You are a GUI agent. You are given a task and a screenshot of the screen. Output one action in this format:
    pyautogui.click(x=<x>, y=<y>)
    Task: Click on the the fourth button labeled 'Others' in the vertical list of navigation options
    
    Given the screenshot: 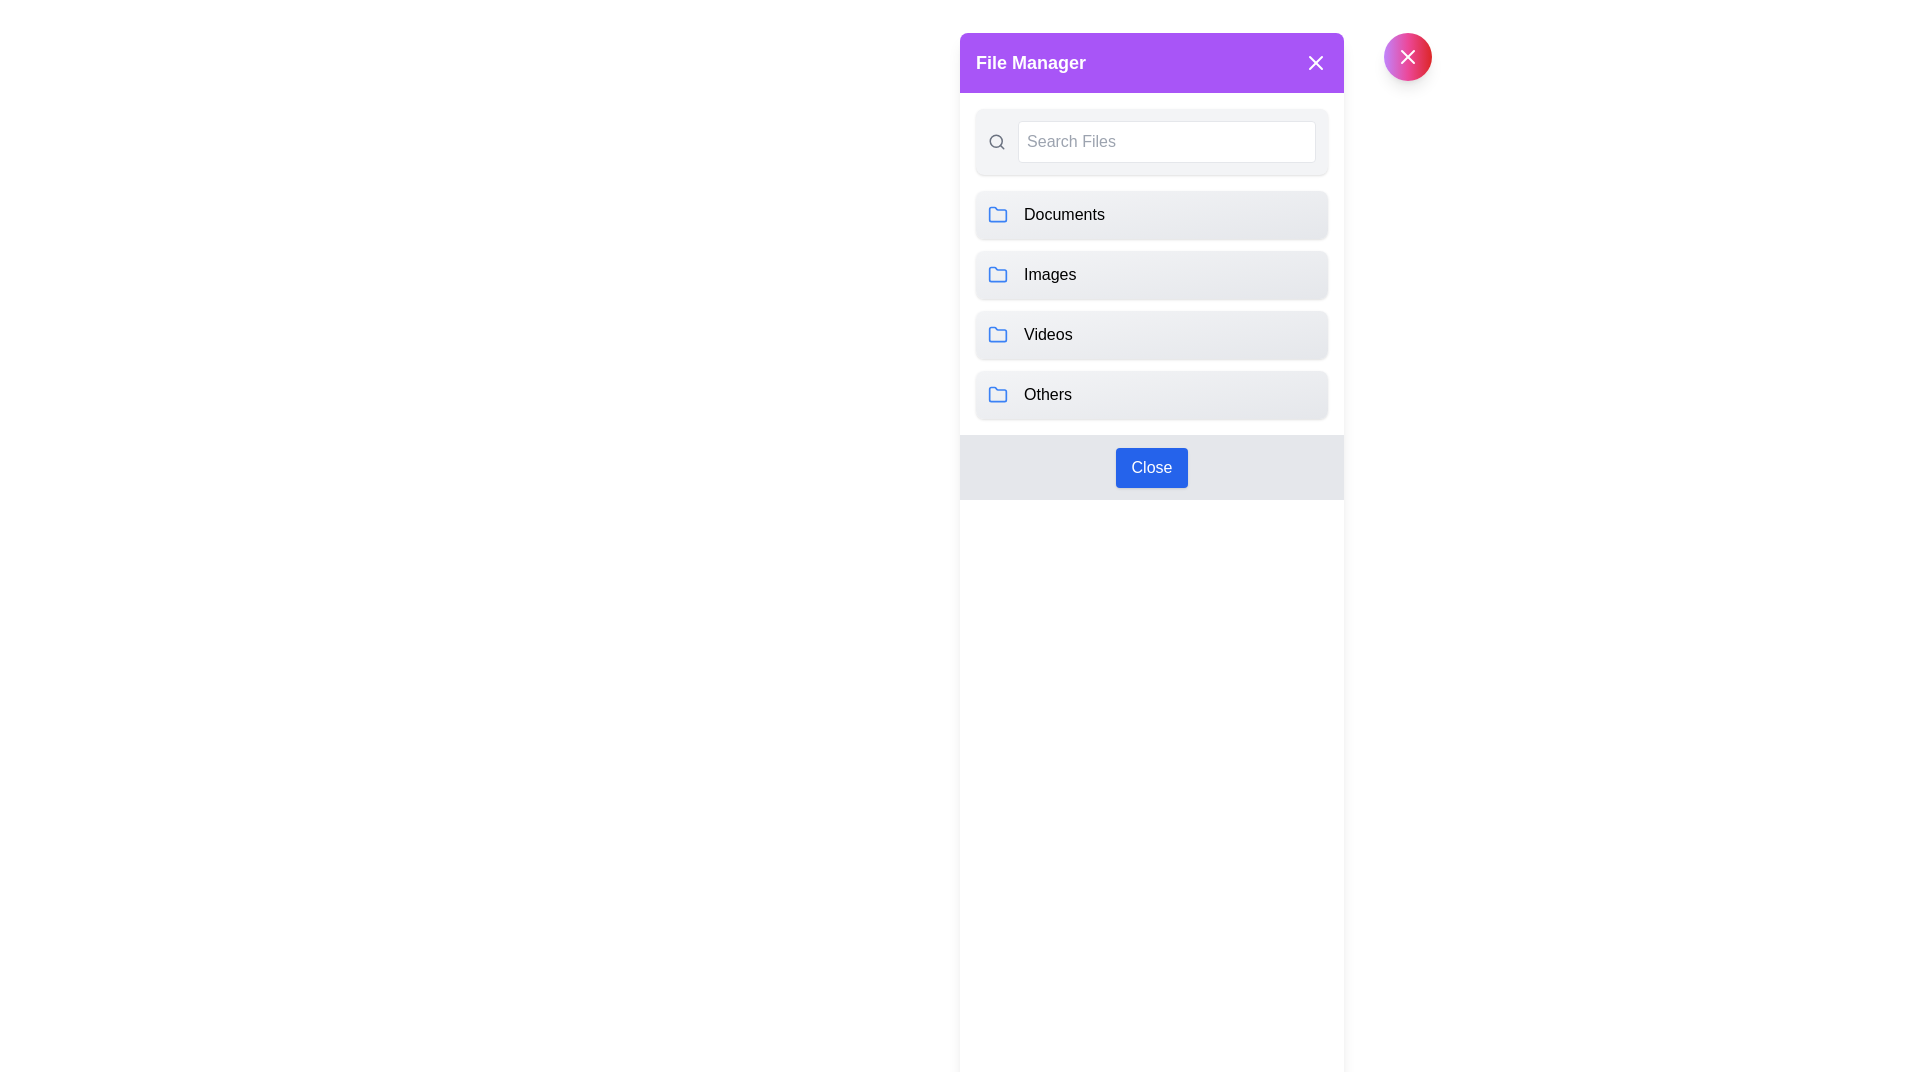 What is the action you would take?
    pyautogui.click(x=1152, y=394)
    